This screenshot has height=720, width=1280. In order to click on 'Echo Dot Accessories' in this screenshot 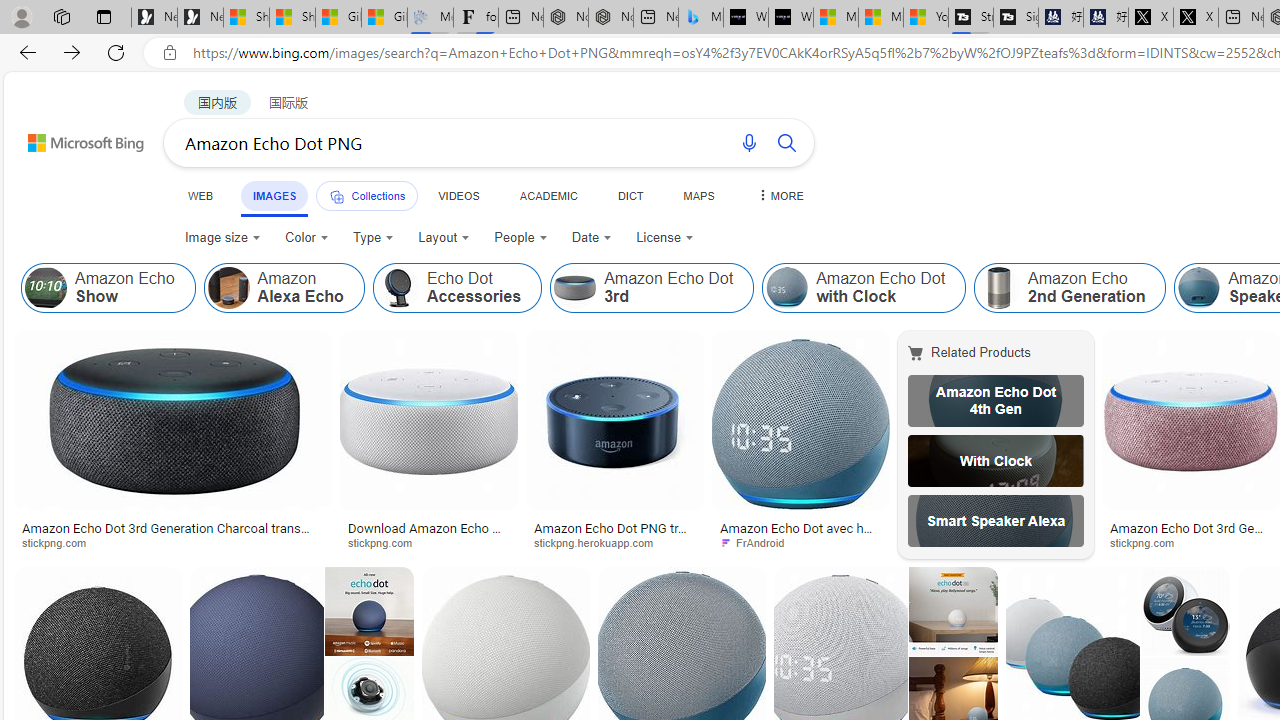, I will do `click(455, 288)`.